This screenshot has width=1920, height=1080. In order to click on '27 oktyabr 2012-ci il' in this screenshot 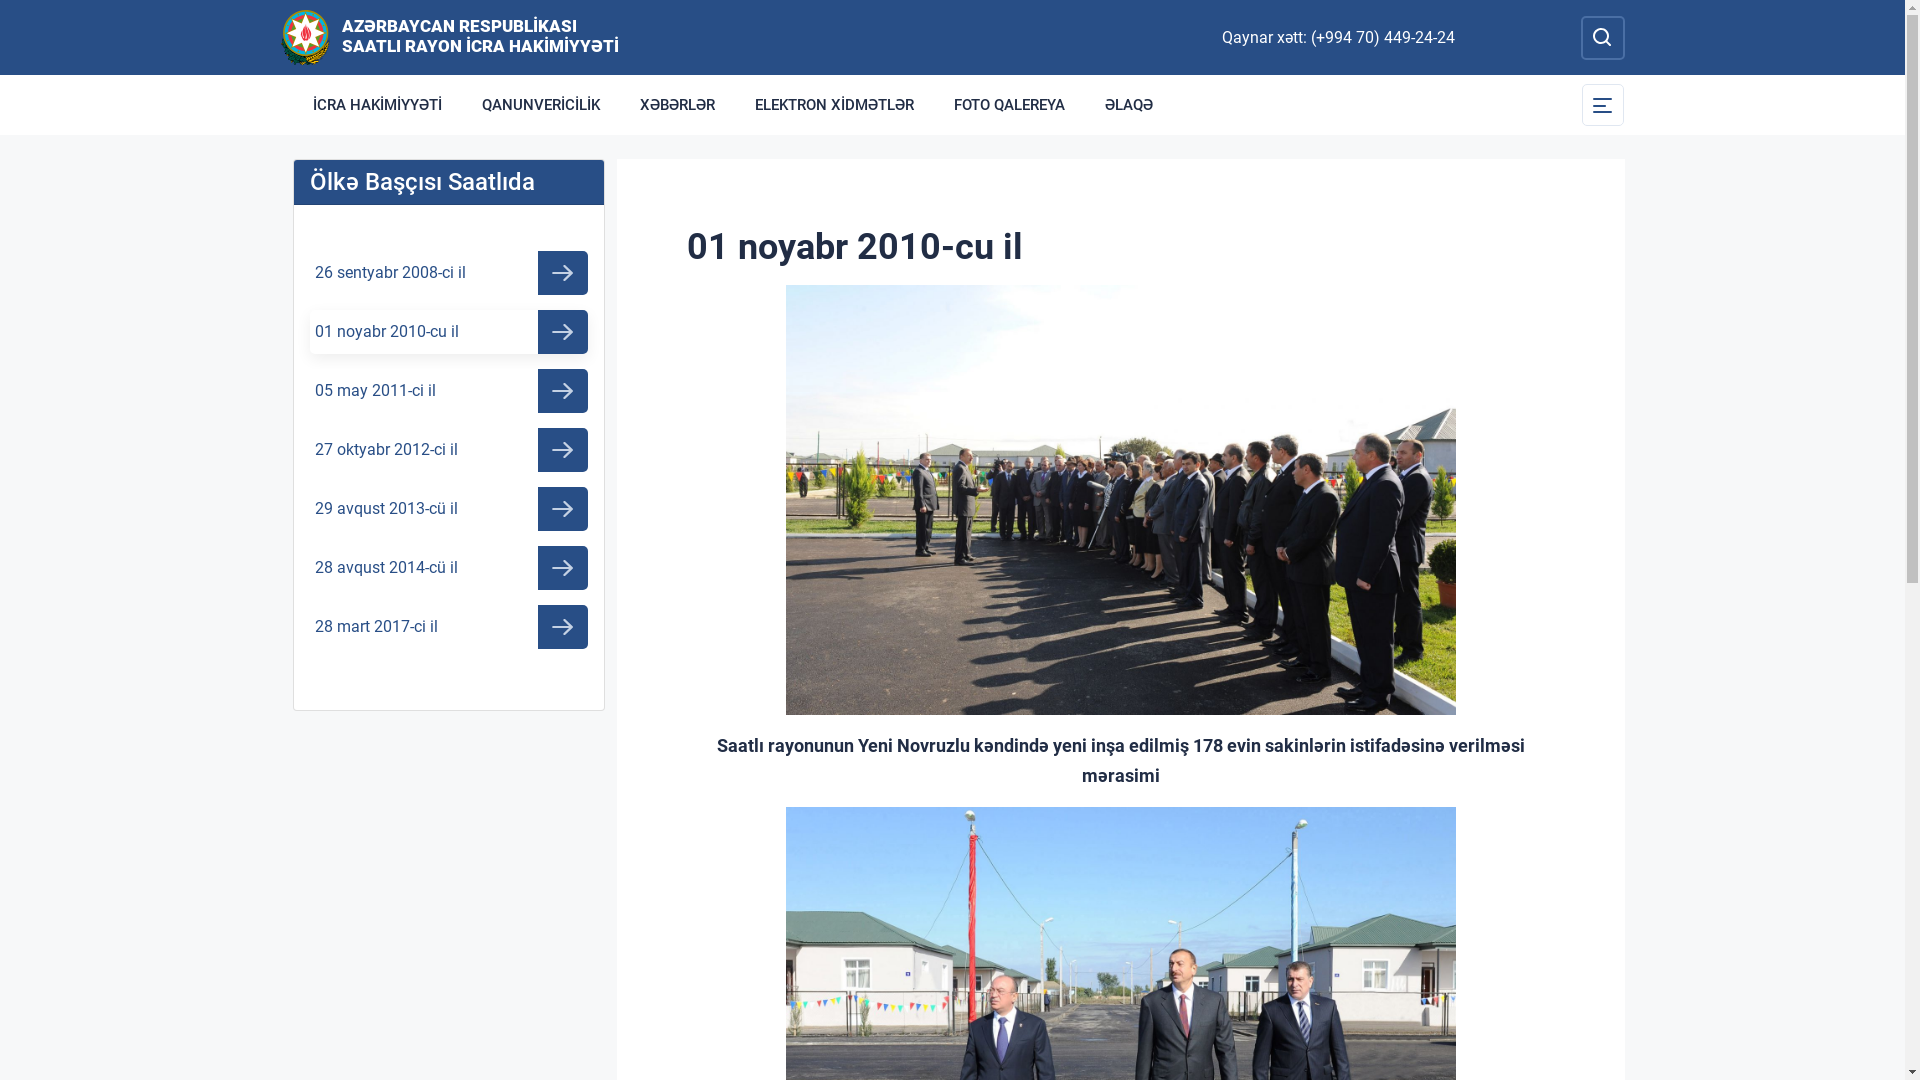, I will do `click(448, 450)`.